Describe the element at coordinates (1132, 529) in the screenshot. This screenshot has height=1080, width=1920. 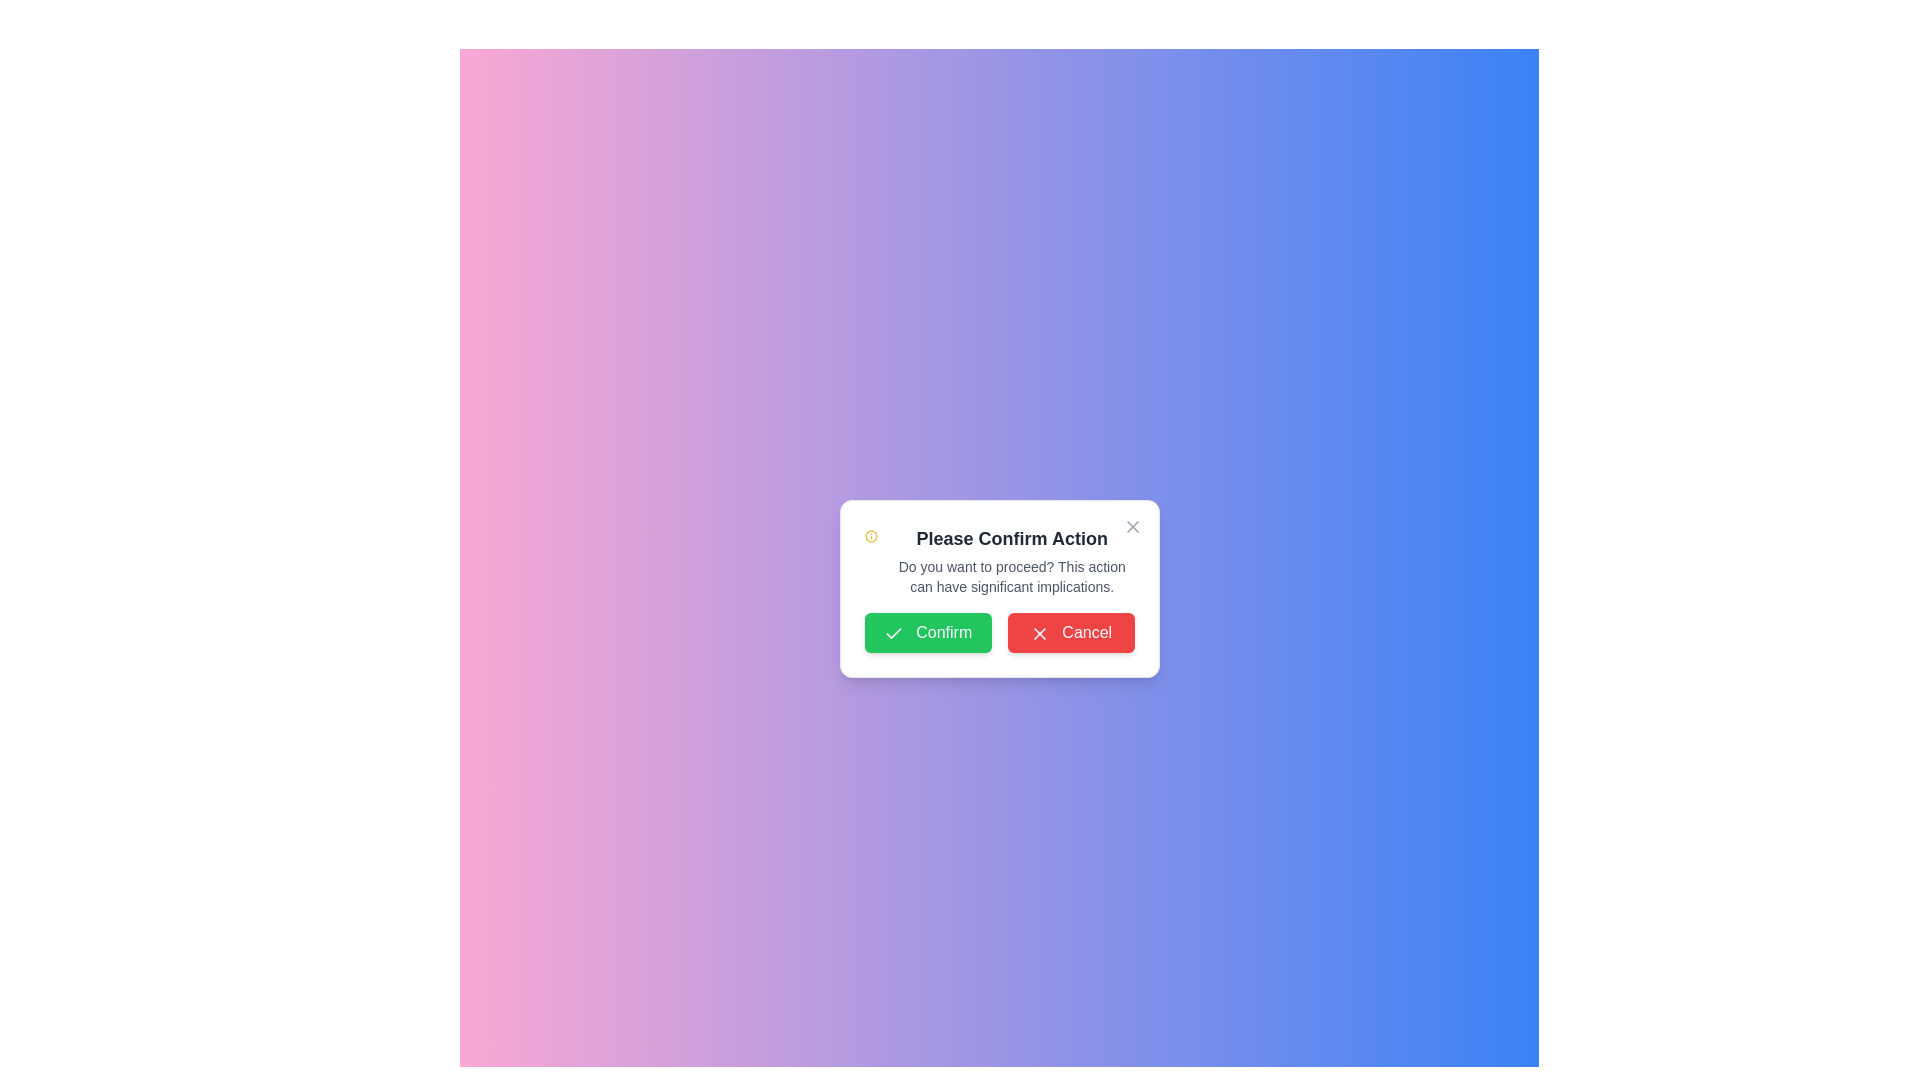
I see `the close button located at the top-right corner of the 'Please Confirm Action' dialog box to change its color` at that location.